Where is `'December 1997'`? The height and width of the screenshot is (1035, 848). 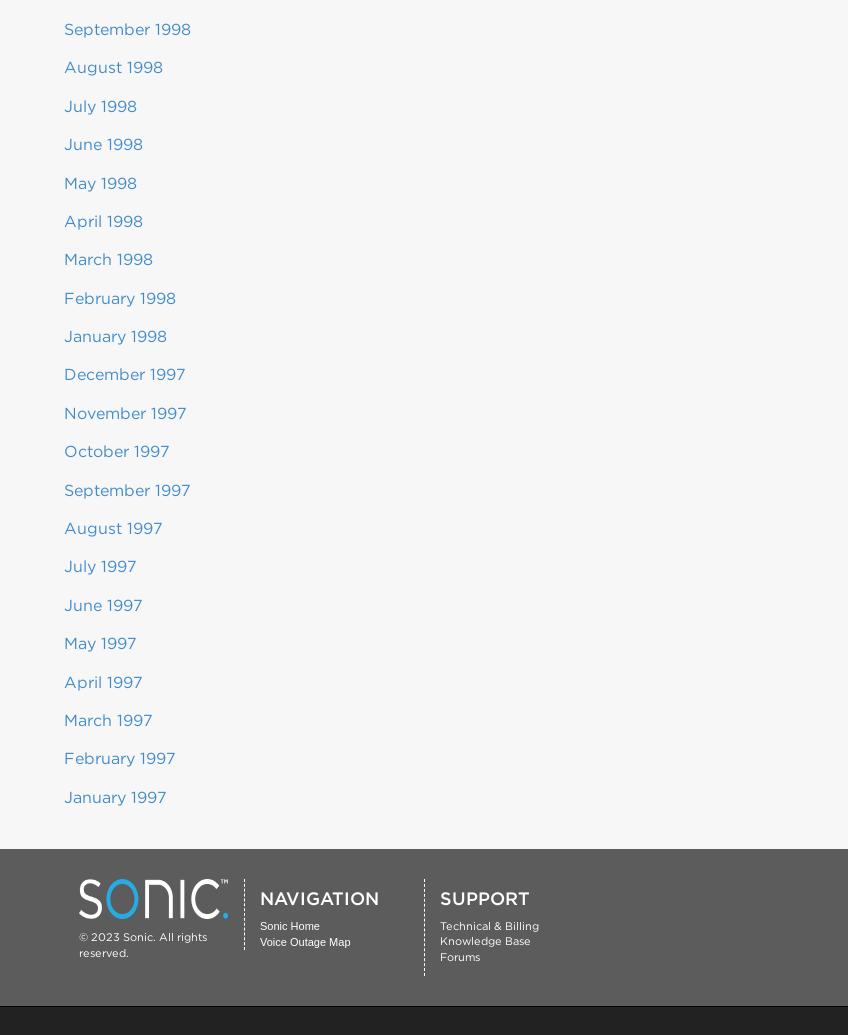 'December 1997' is located at coordinates (123, 374).